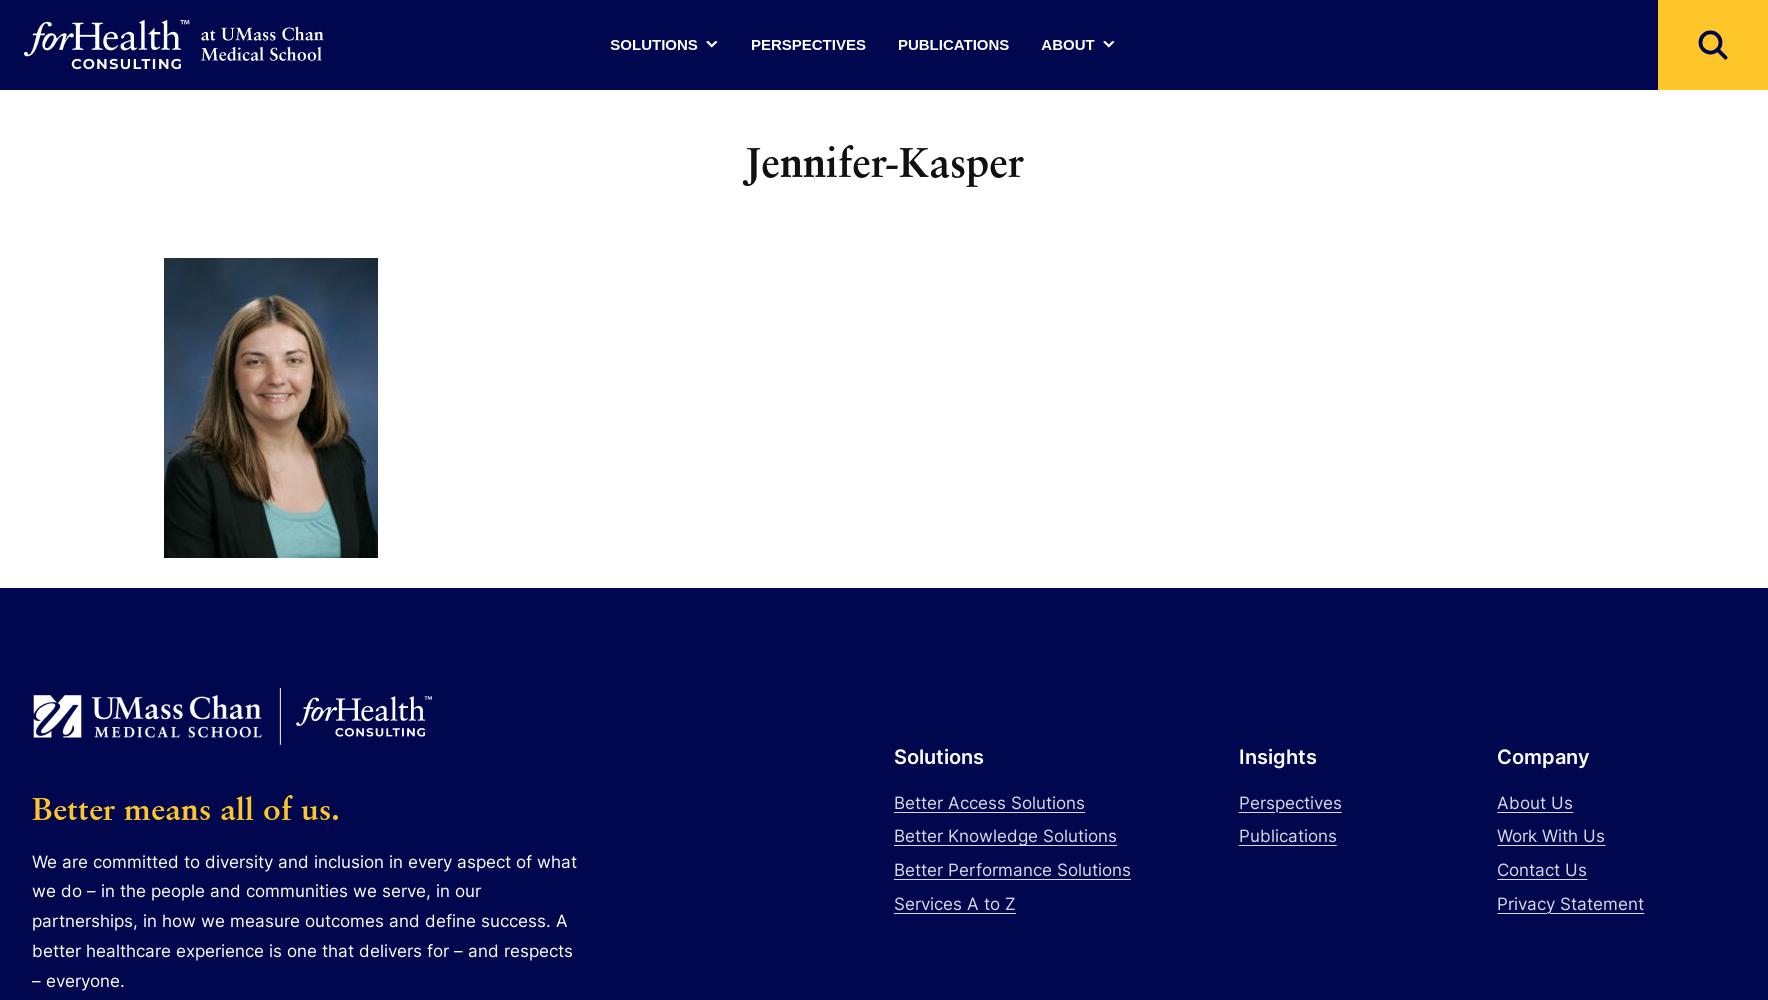  What do you see at coordinates (1066, 44) in the screenshot?
I see `'About'` at bounding box center [1066, 44].